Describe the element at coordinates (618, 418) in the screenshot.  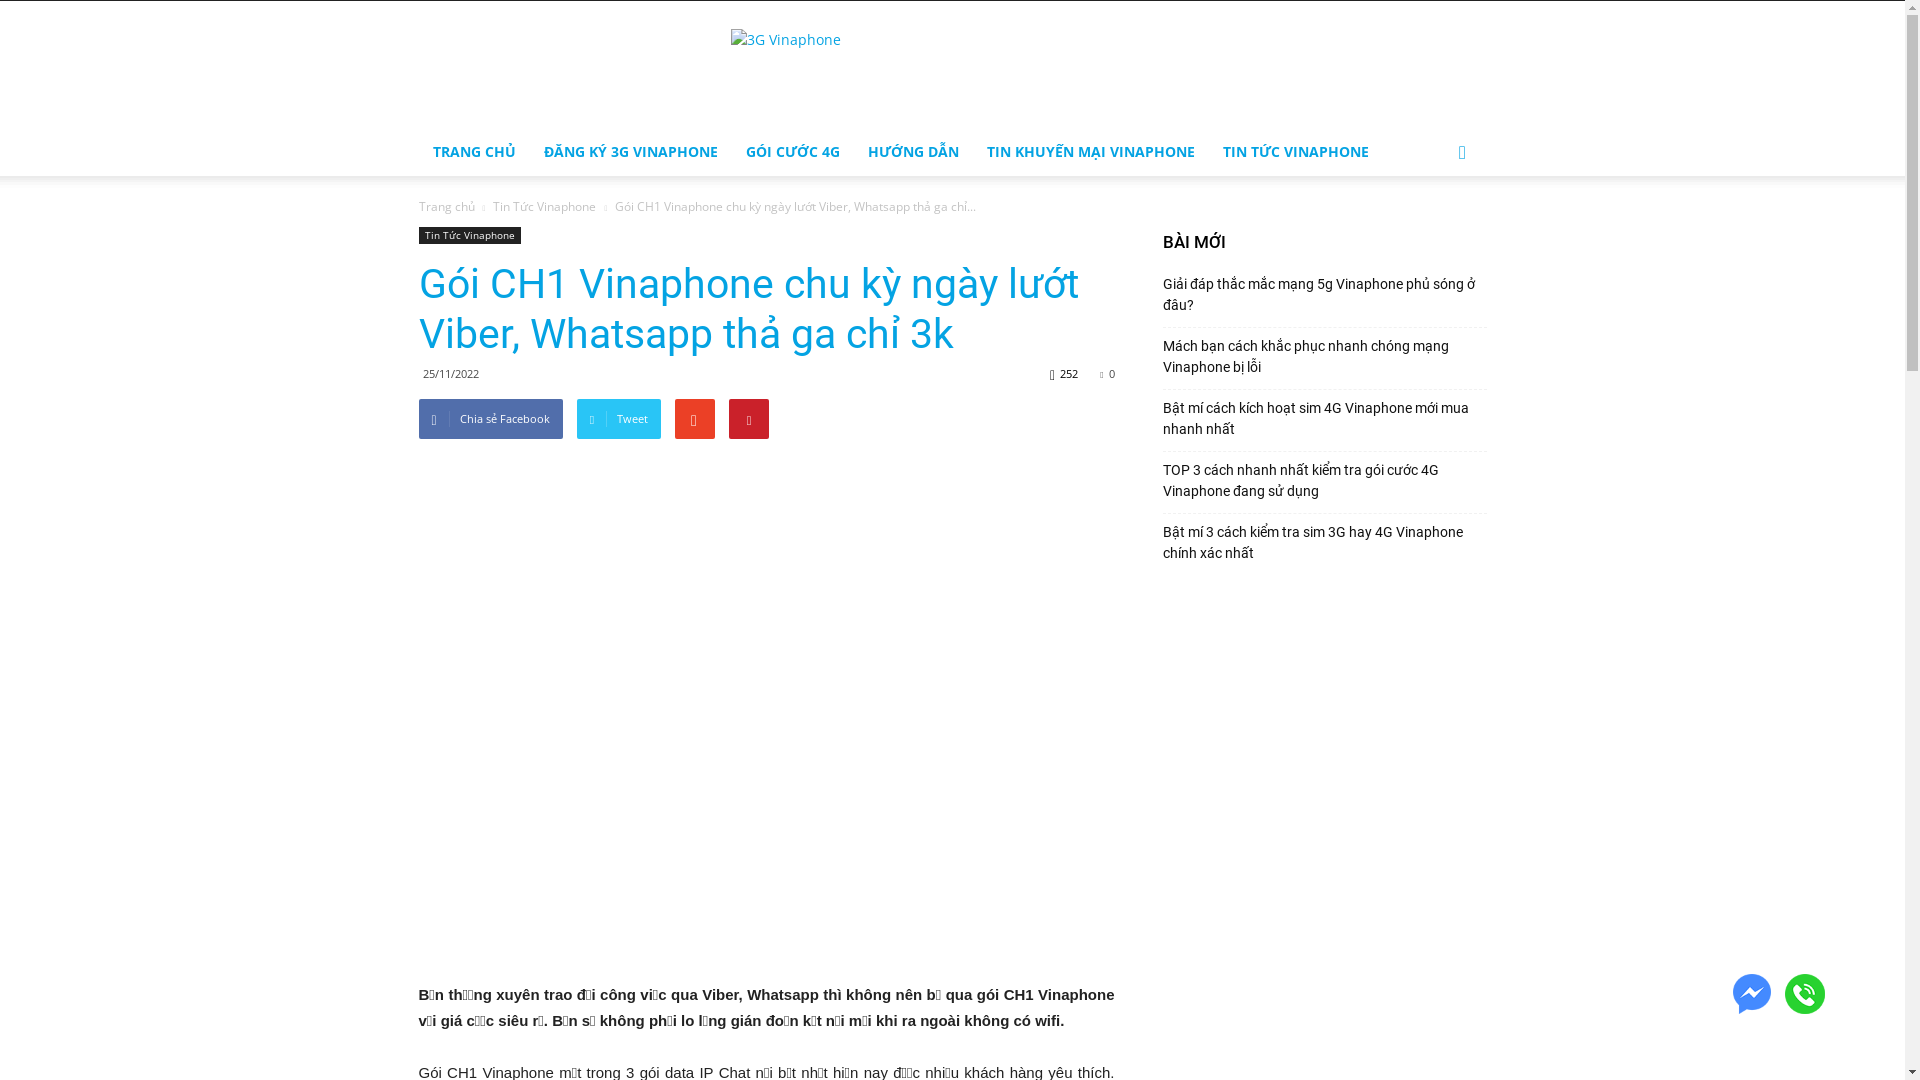
I see `'Tweet'` at that location.